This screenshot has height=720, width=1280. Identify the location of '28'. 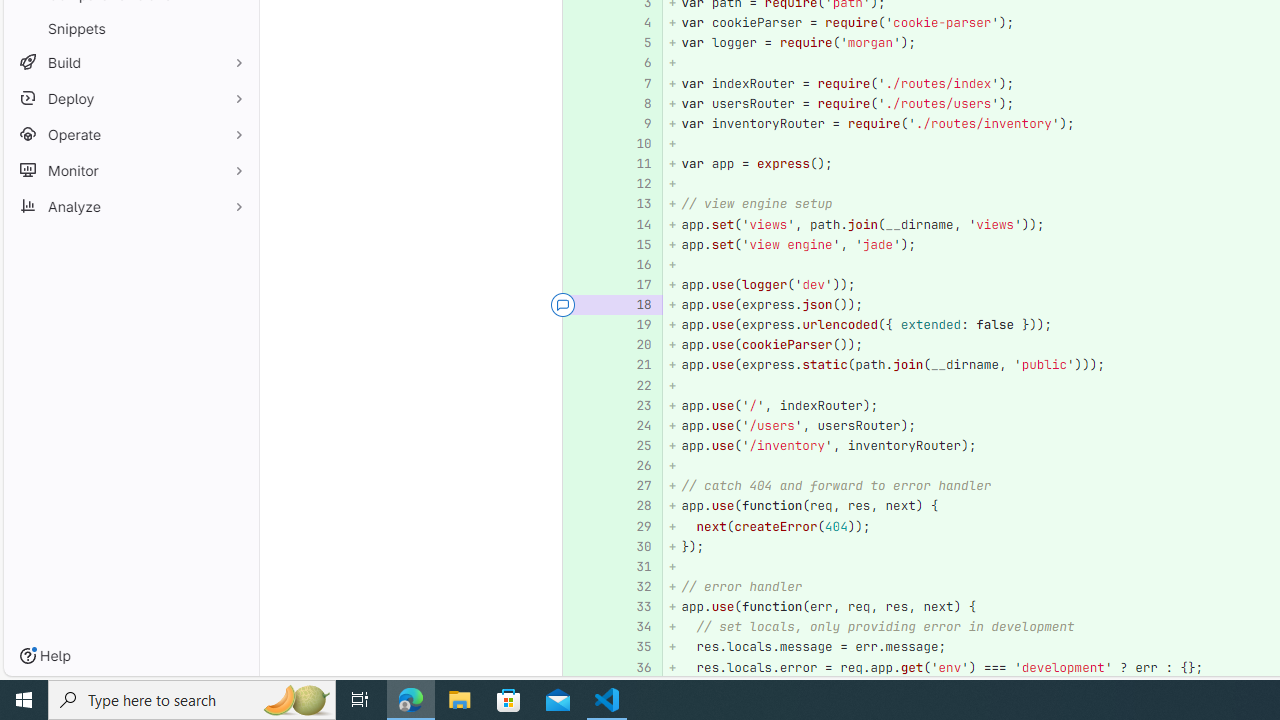
(633, 505).